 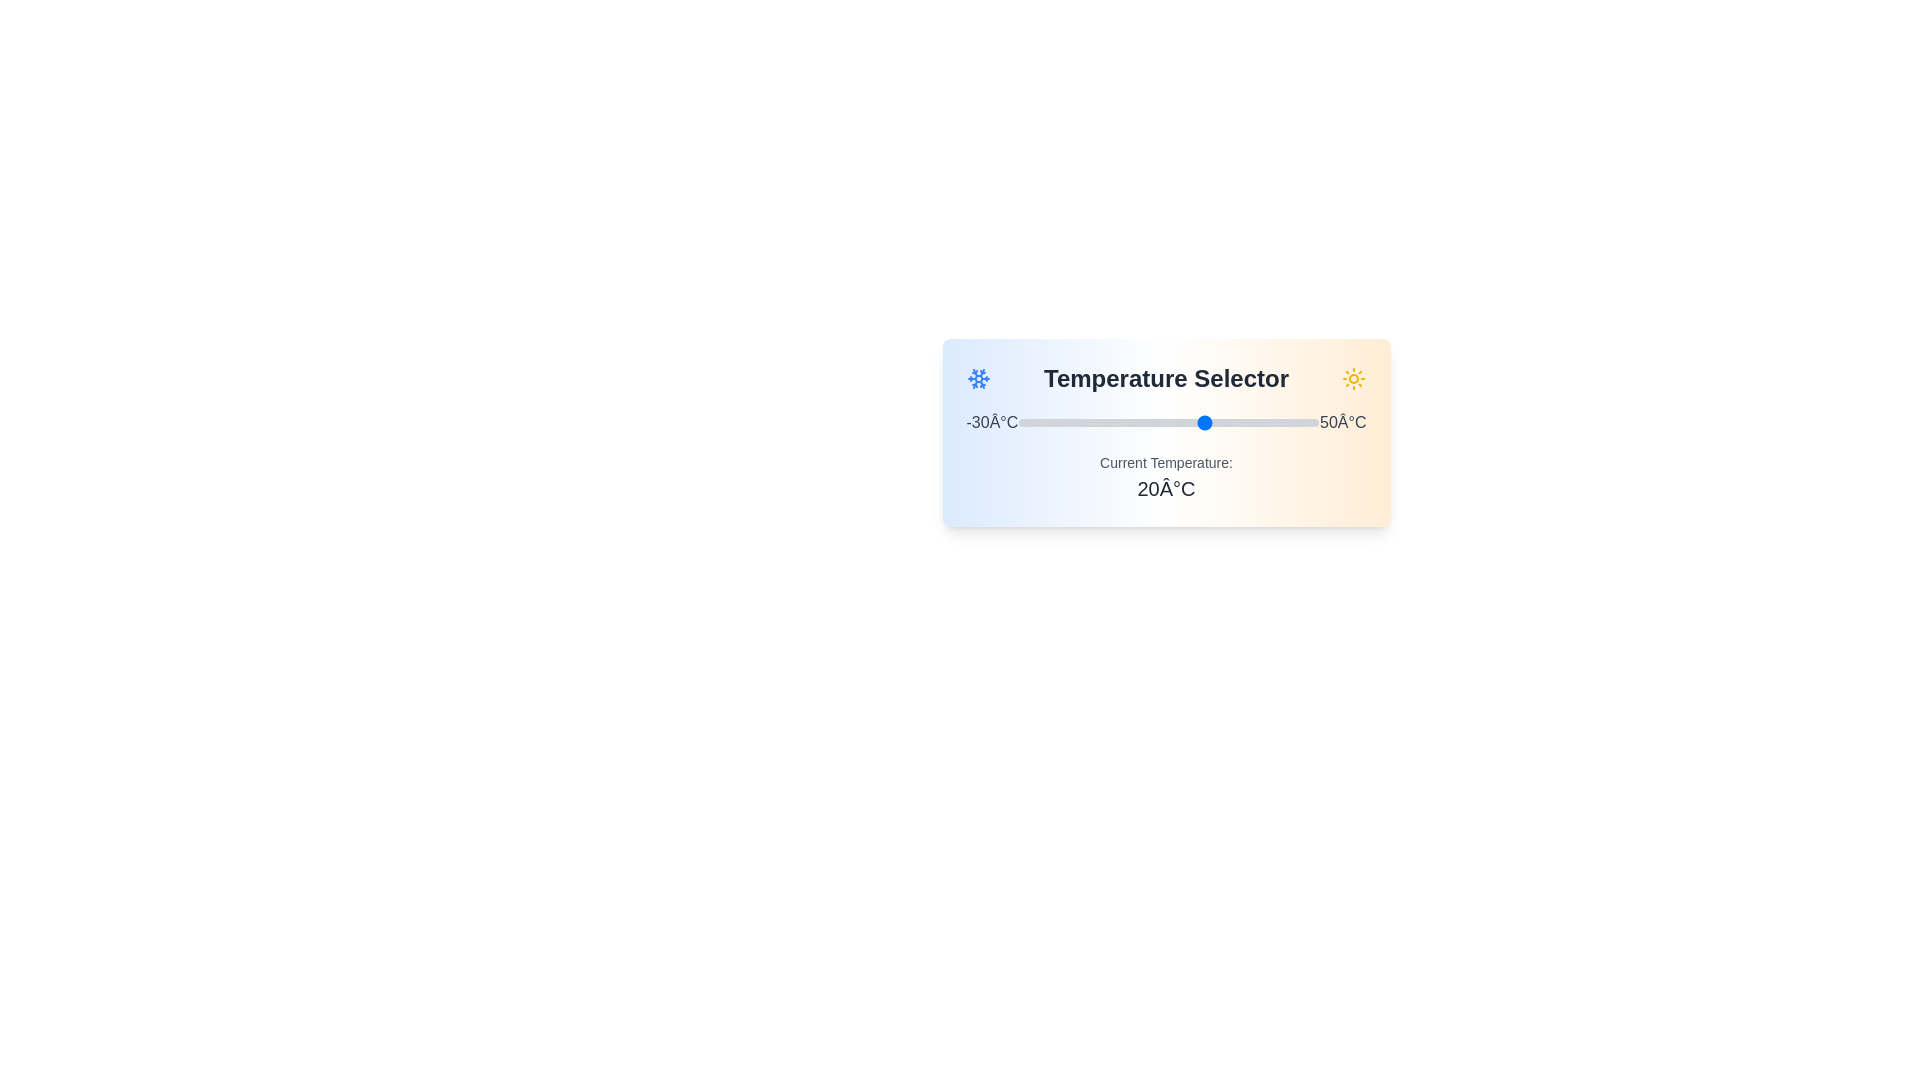 I want to click on the temperature, so click(x=1292, y=422).